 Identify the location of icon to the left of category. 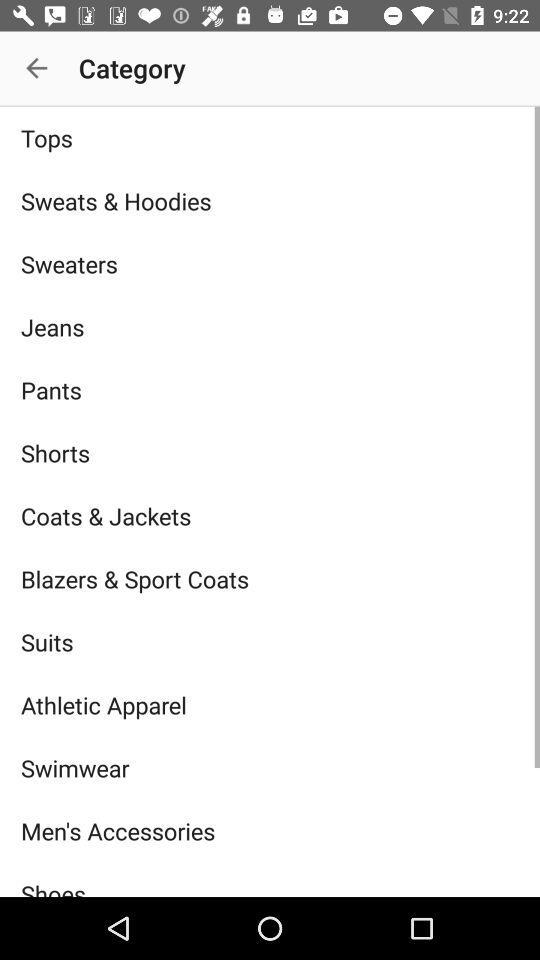
(36, 68).